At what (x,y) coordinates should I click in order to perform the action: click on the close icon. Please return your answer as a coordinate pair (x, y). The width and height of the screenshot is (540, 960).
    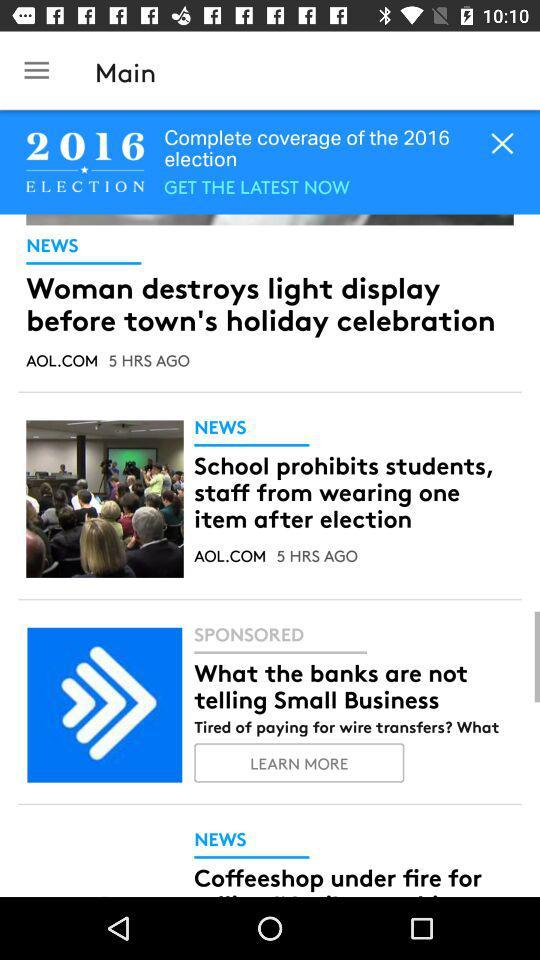
    Looking at the image, I should click on (501, 144).